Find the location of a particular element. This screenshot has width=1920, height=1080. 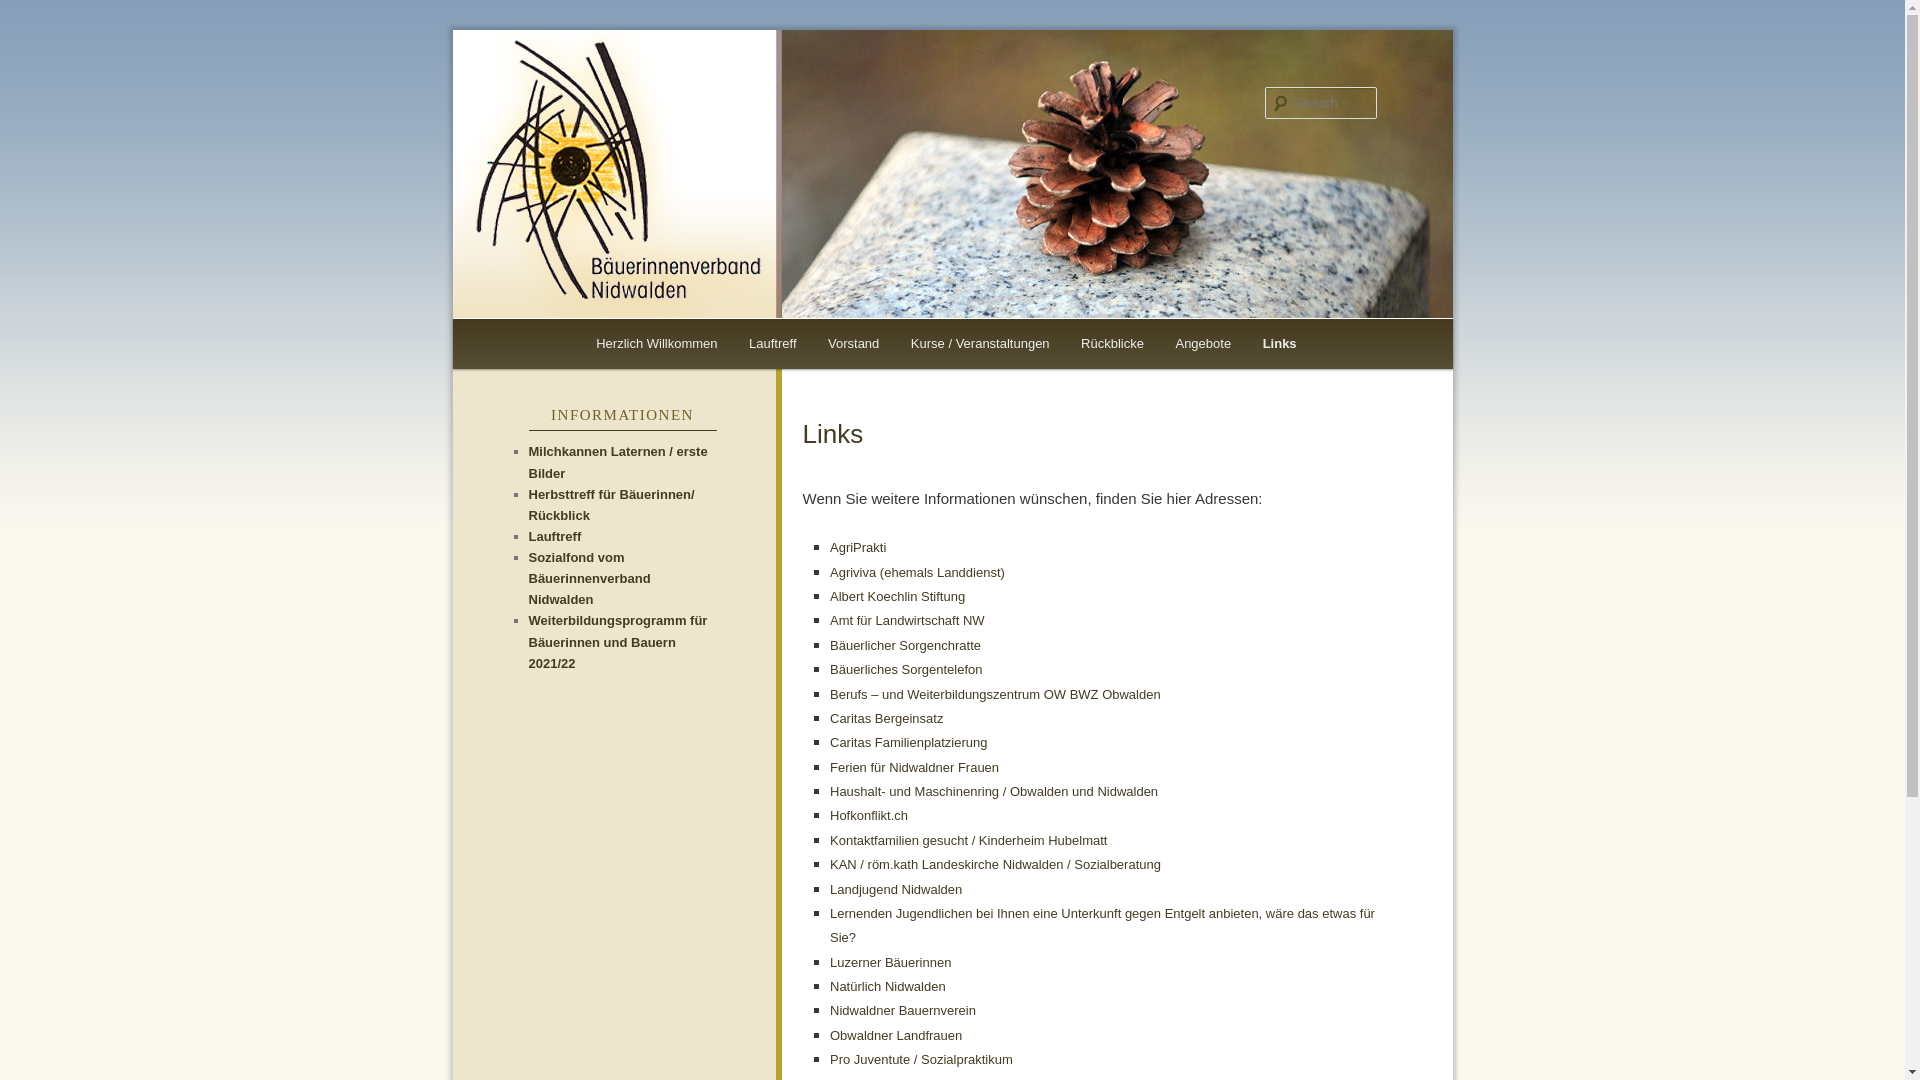

'Angebote' is located at coordinates (1202, 342).